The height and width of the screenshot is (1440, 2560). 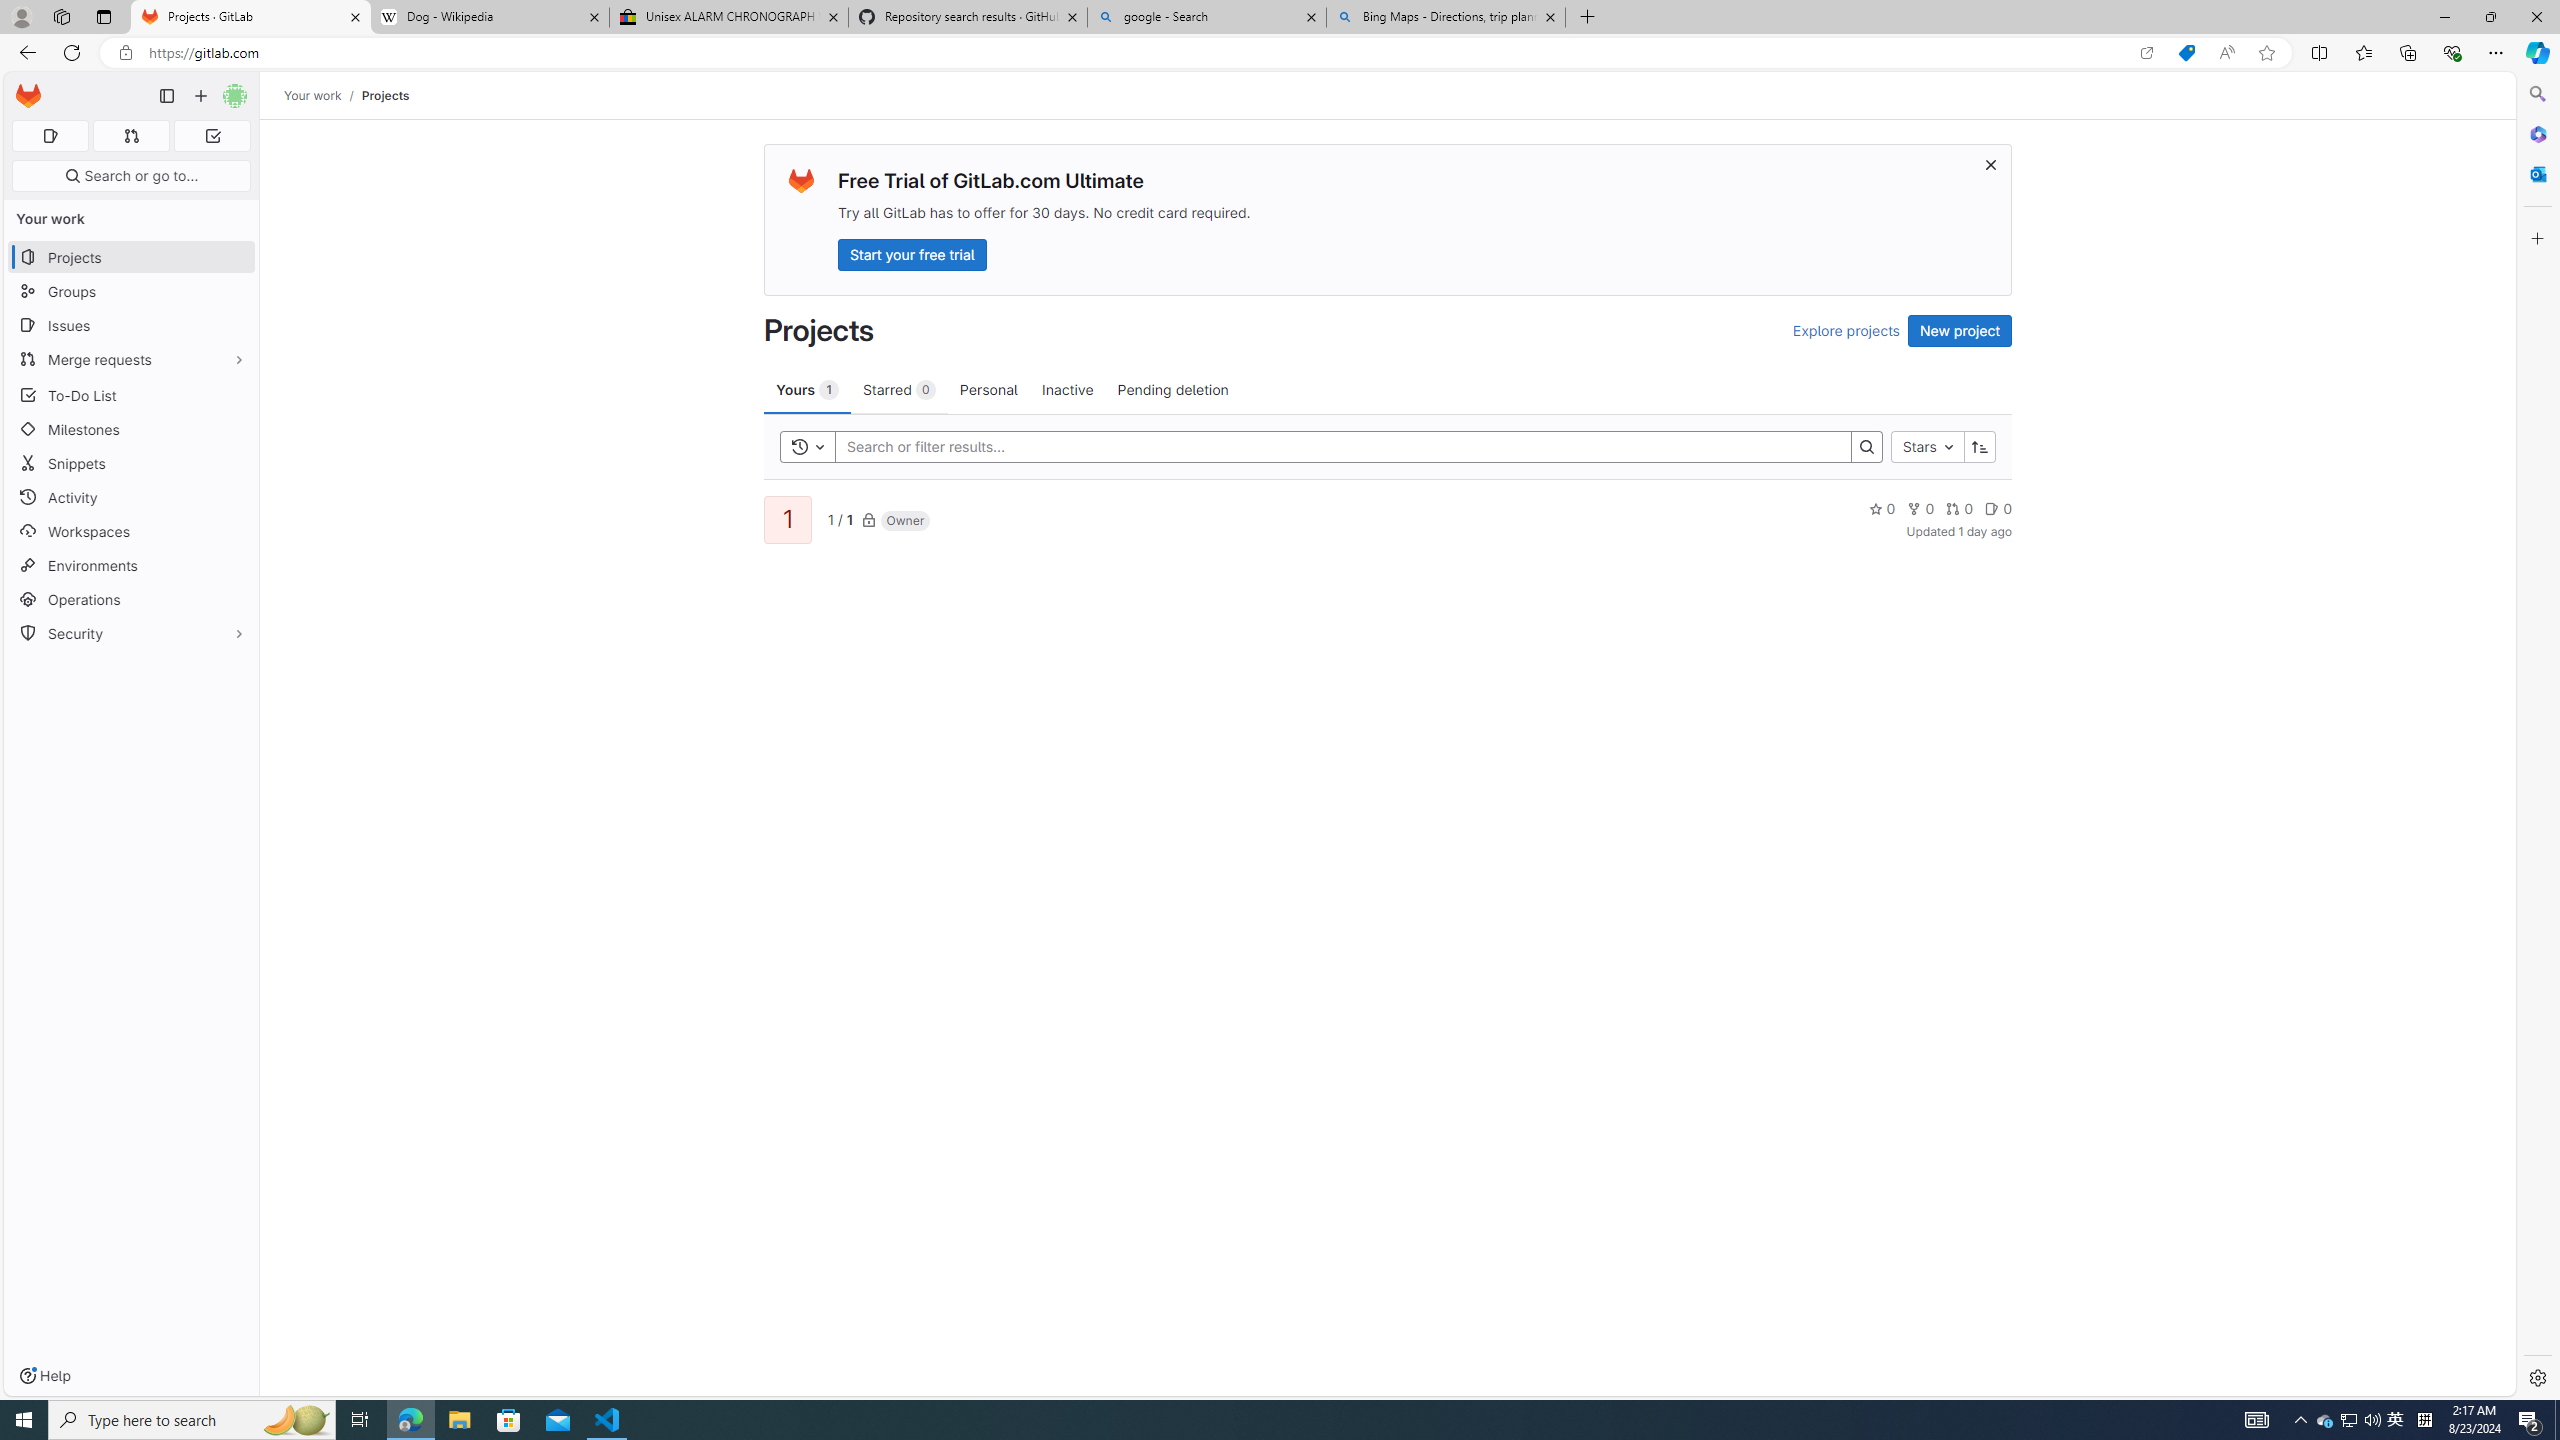 I want to click on 'Activity', so click(x=130, y=497).